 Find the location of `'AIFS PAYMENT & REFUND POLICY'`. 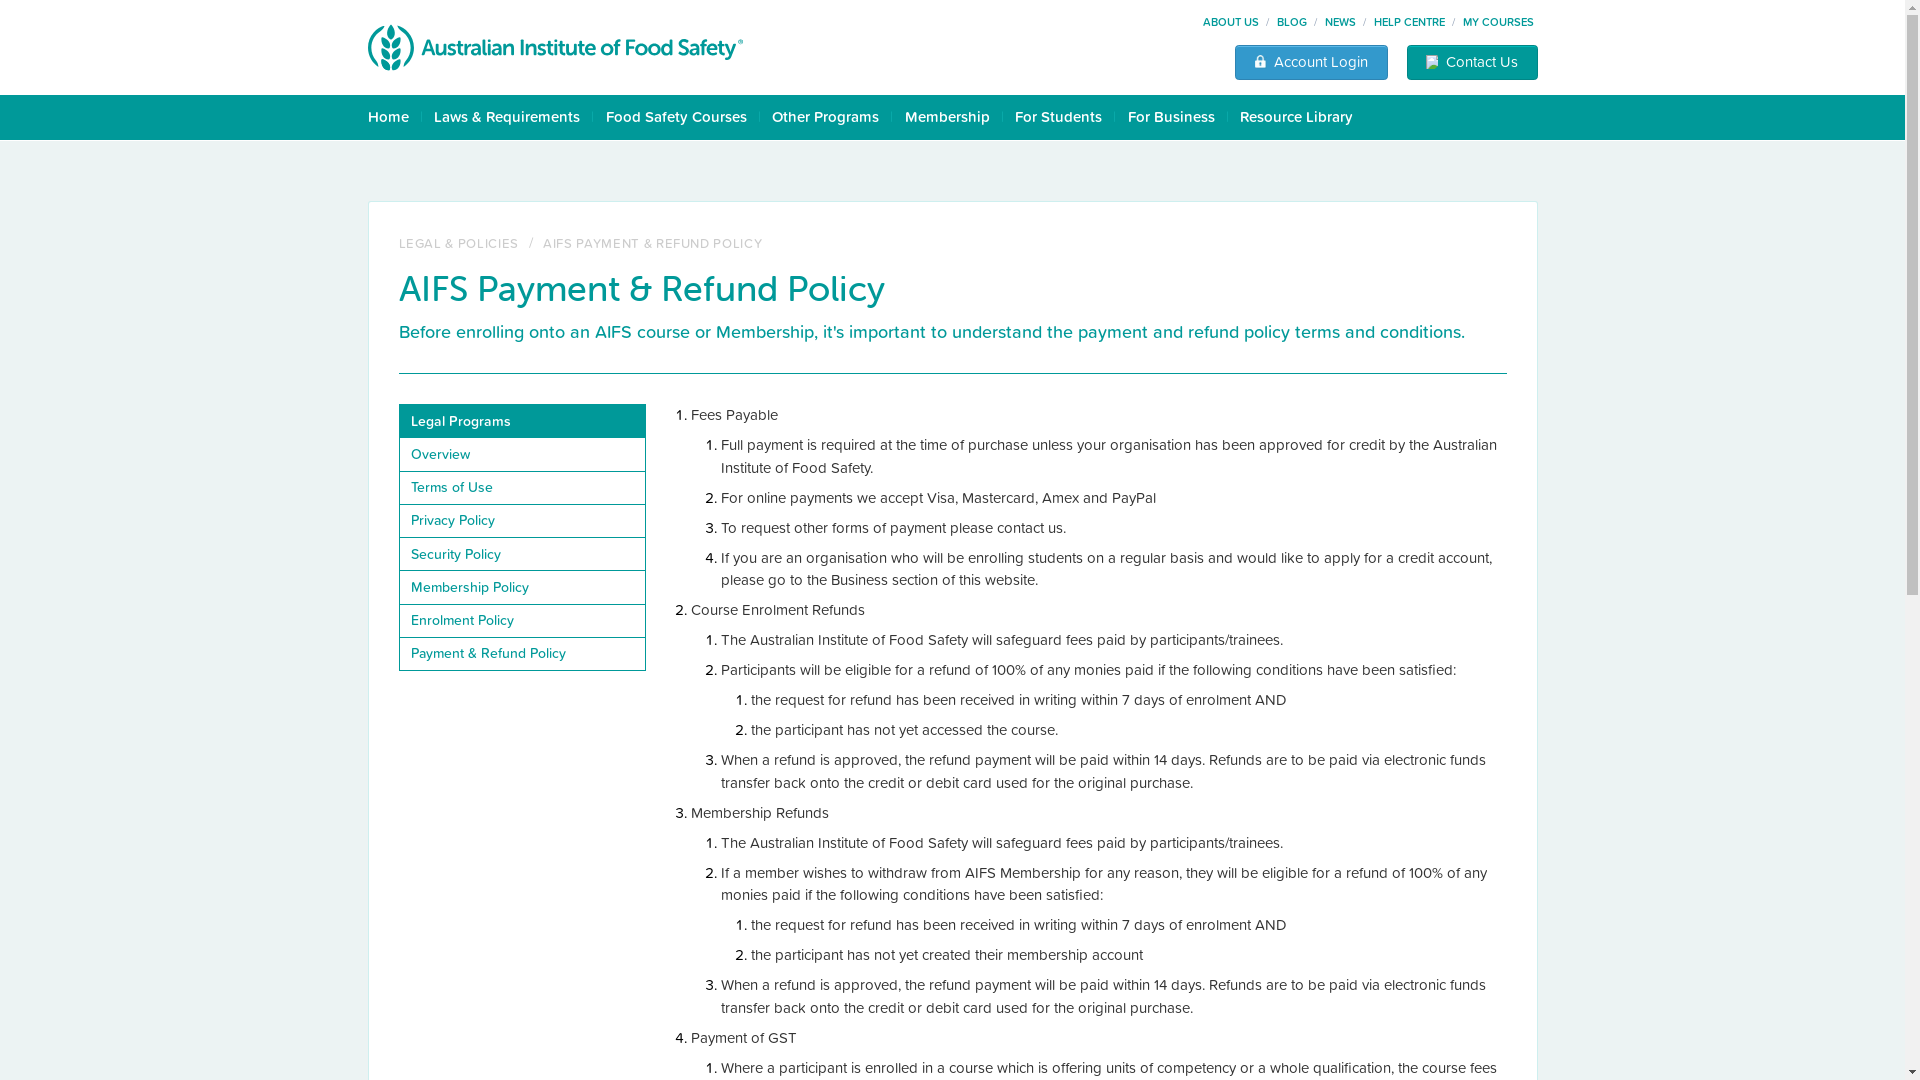

'AIFS PAYMENT & REFUND POLICY' is located at coordinates (652, 242).